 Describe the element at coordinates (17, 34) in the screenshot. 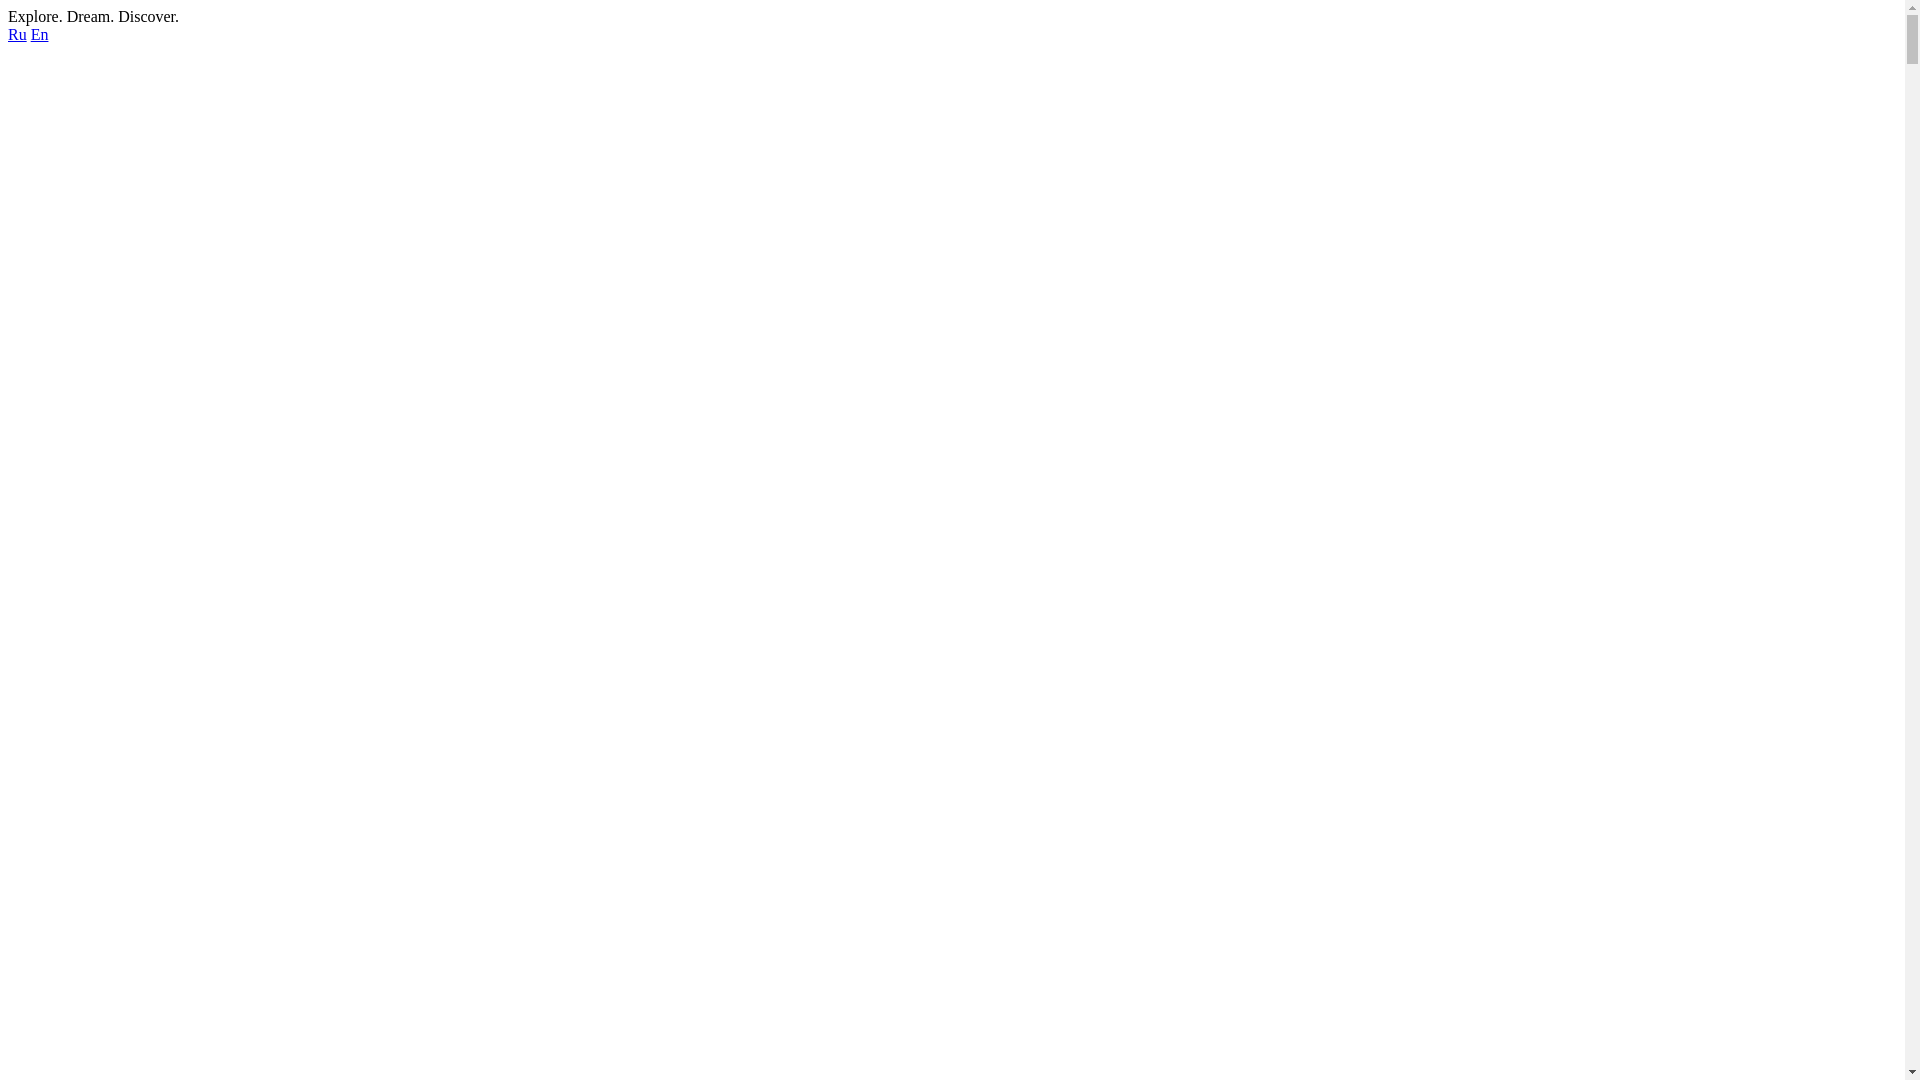

I see `'Ru'` at that location.